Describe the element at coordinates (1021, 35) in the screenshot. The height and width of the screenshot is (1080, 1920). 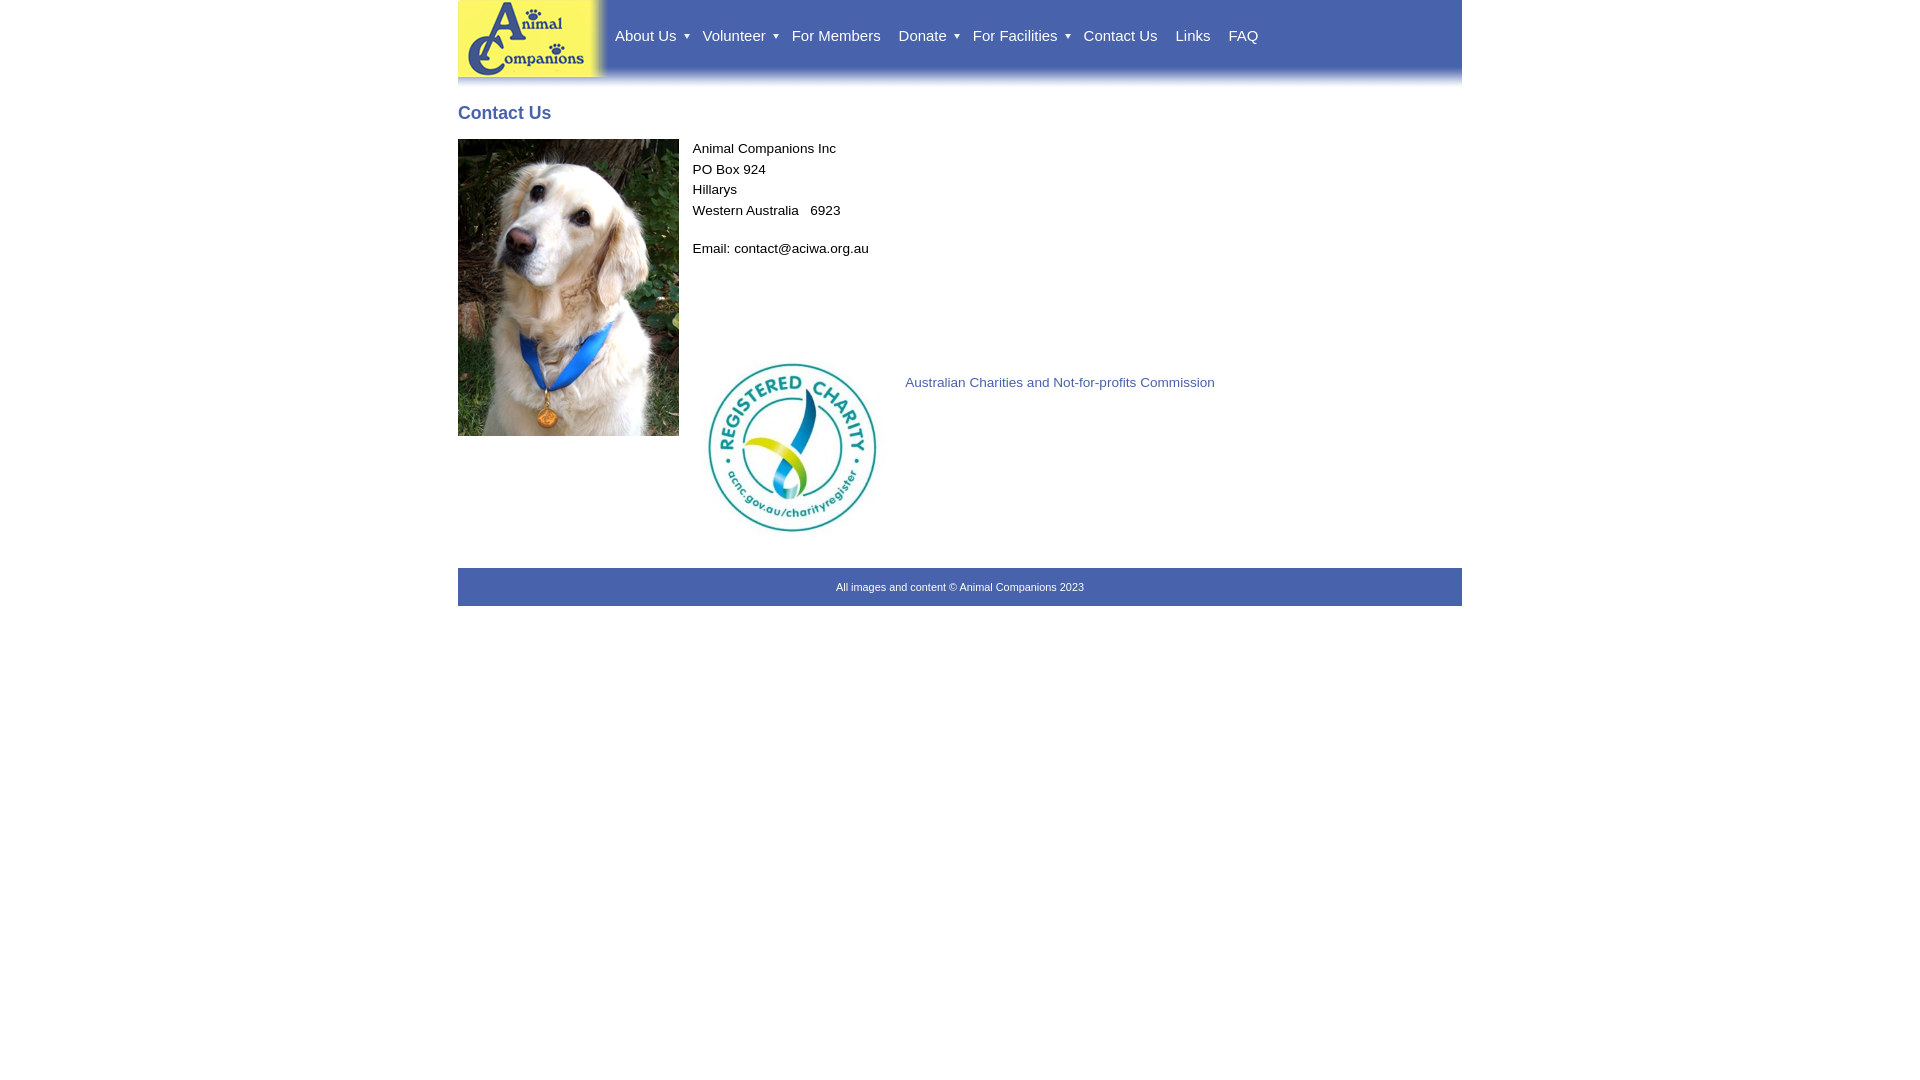
I see `'For Facilities'` at that location.